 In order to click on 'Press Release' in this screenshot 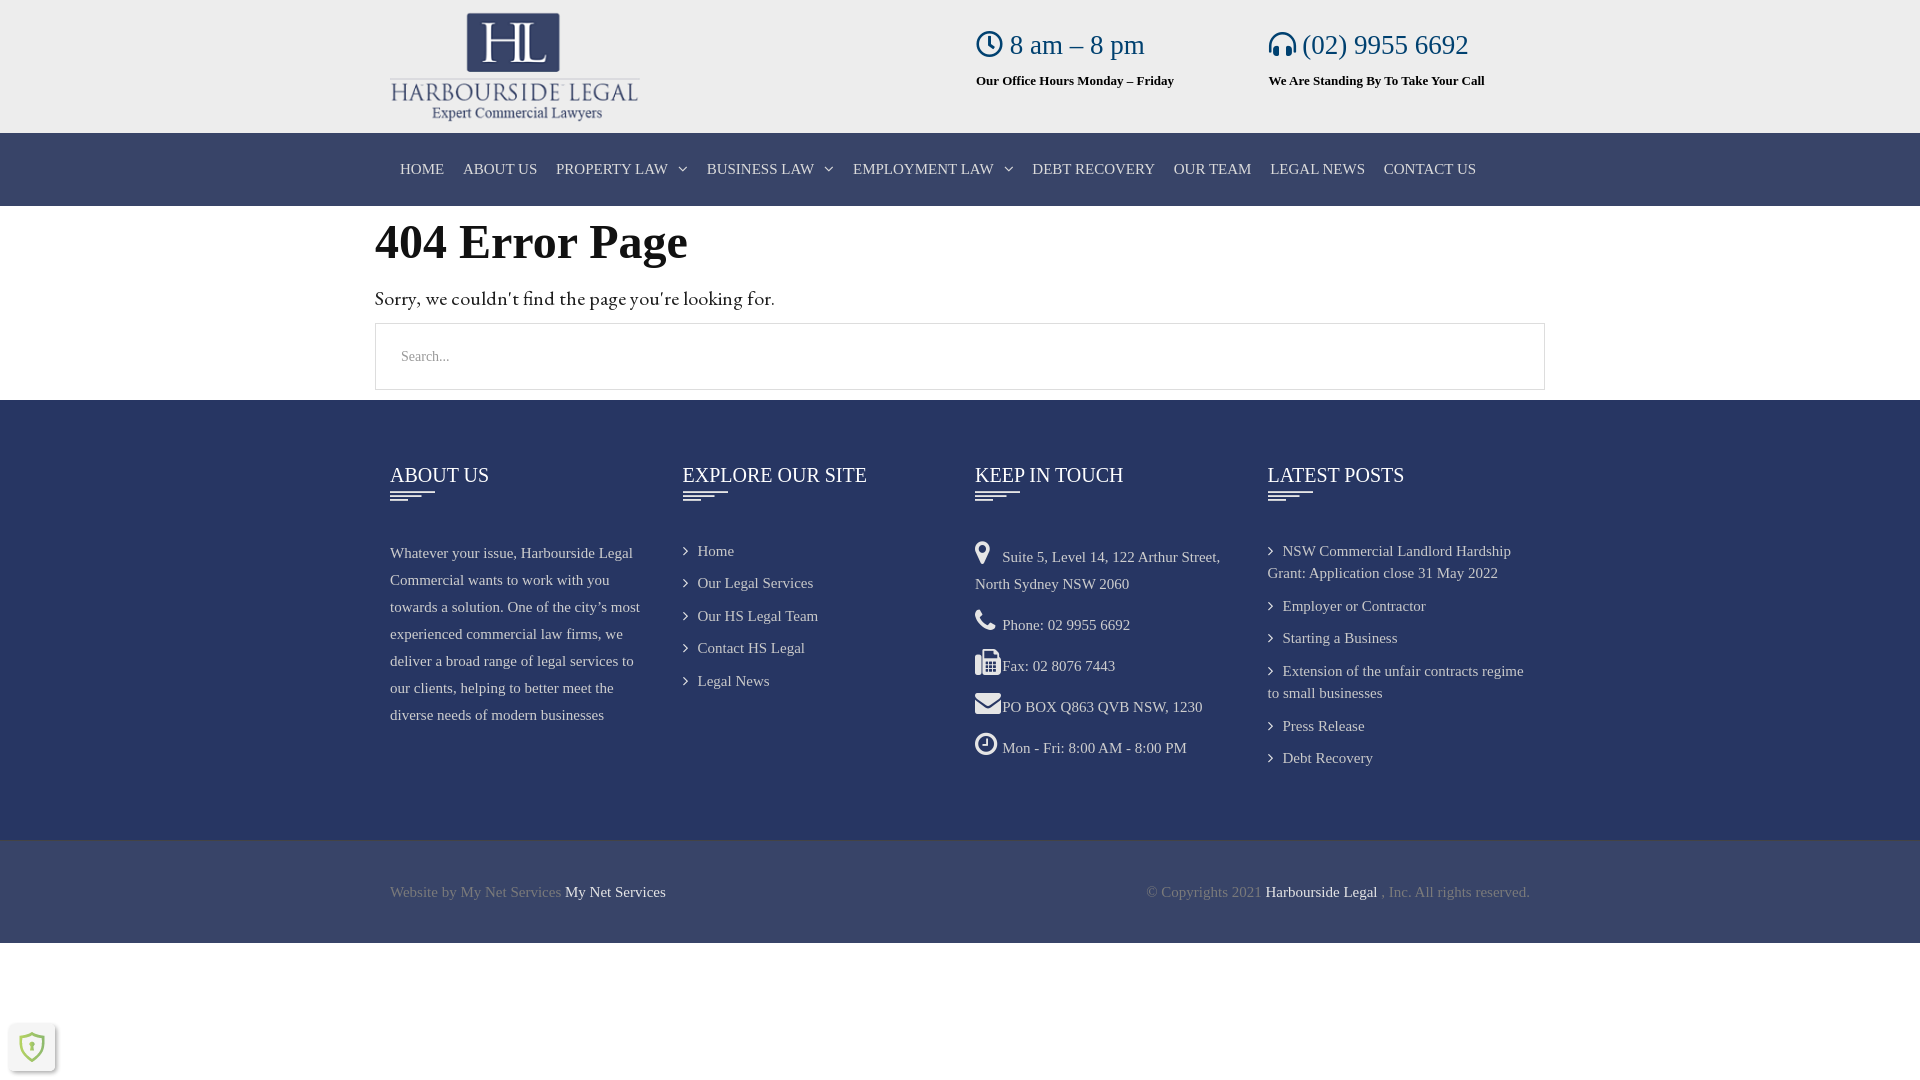, I will do `click(1266, 725)`.